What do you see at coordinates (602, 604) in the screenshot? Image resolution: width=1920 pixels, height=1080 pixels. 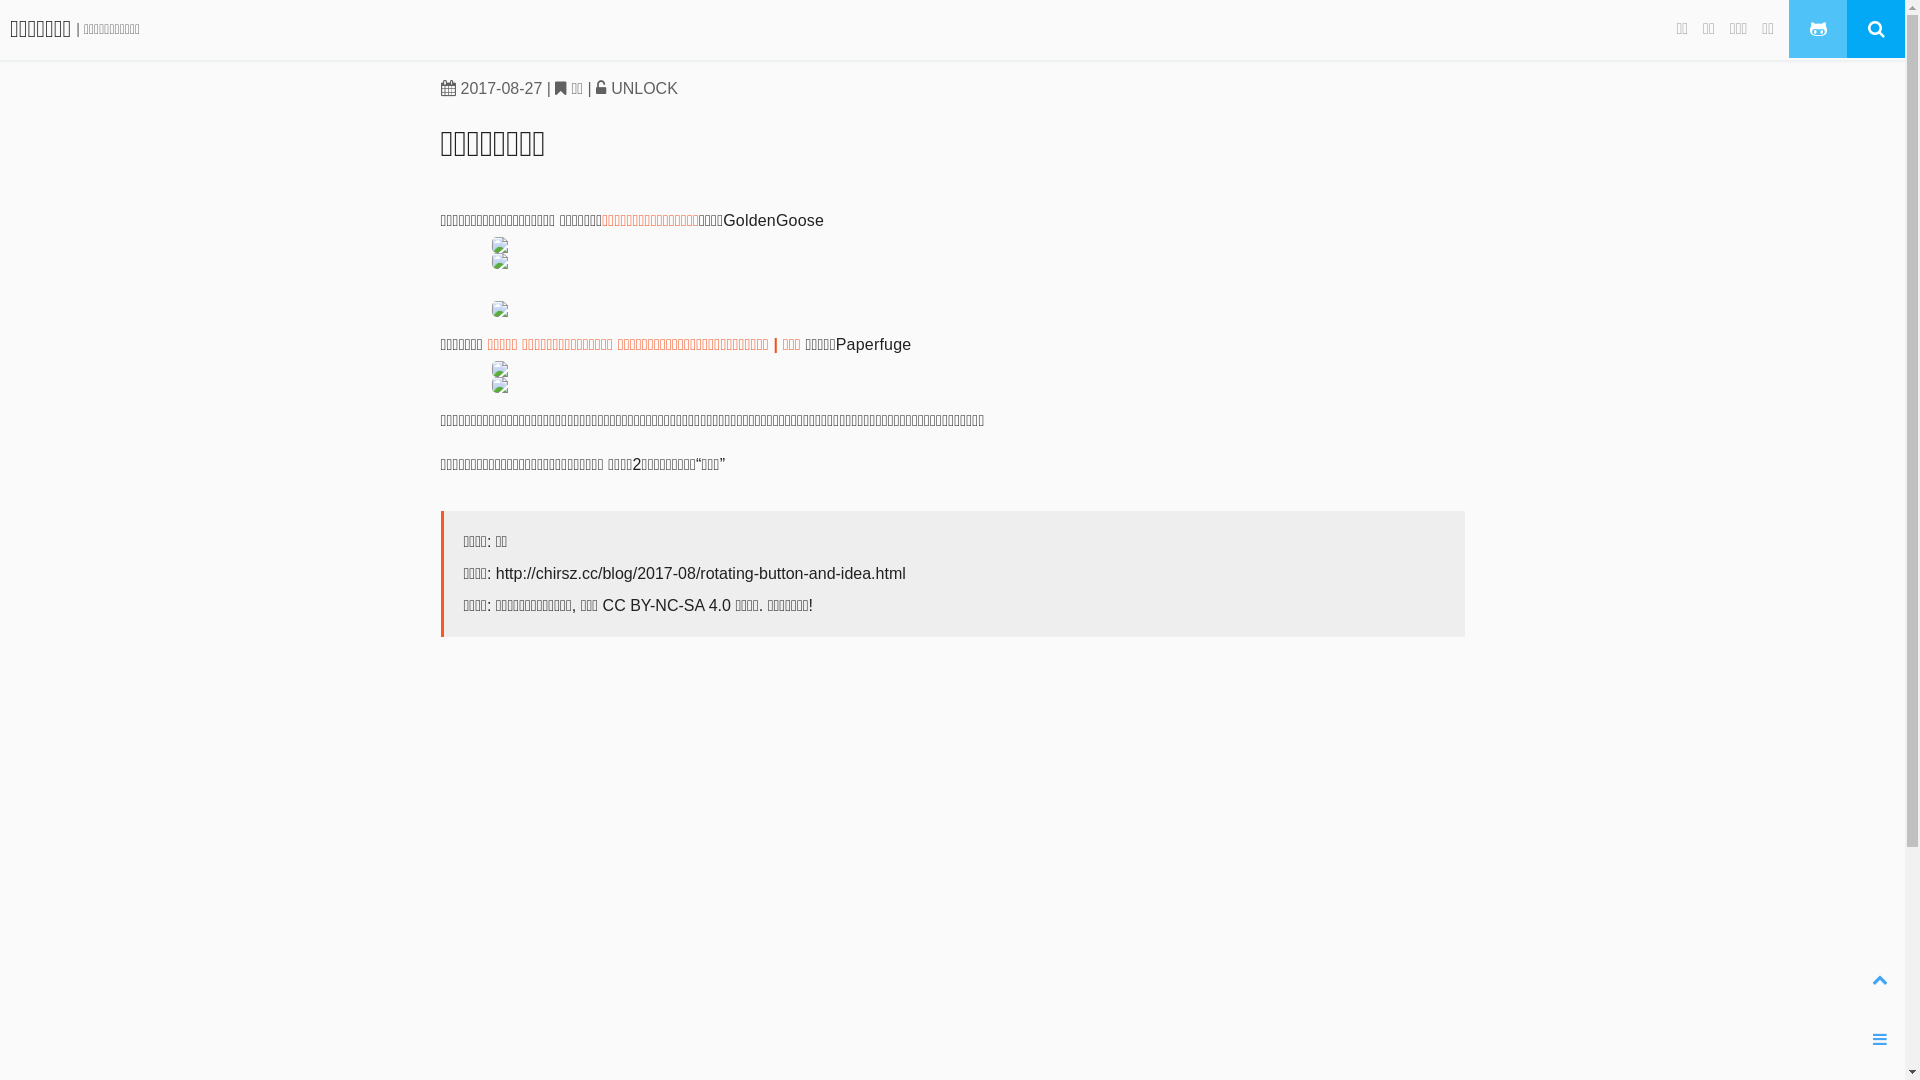 I see `'CC BY-NC-SA 4.0'` at bounding box center [602, 604].